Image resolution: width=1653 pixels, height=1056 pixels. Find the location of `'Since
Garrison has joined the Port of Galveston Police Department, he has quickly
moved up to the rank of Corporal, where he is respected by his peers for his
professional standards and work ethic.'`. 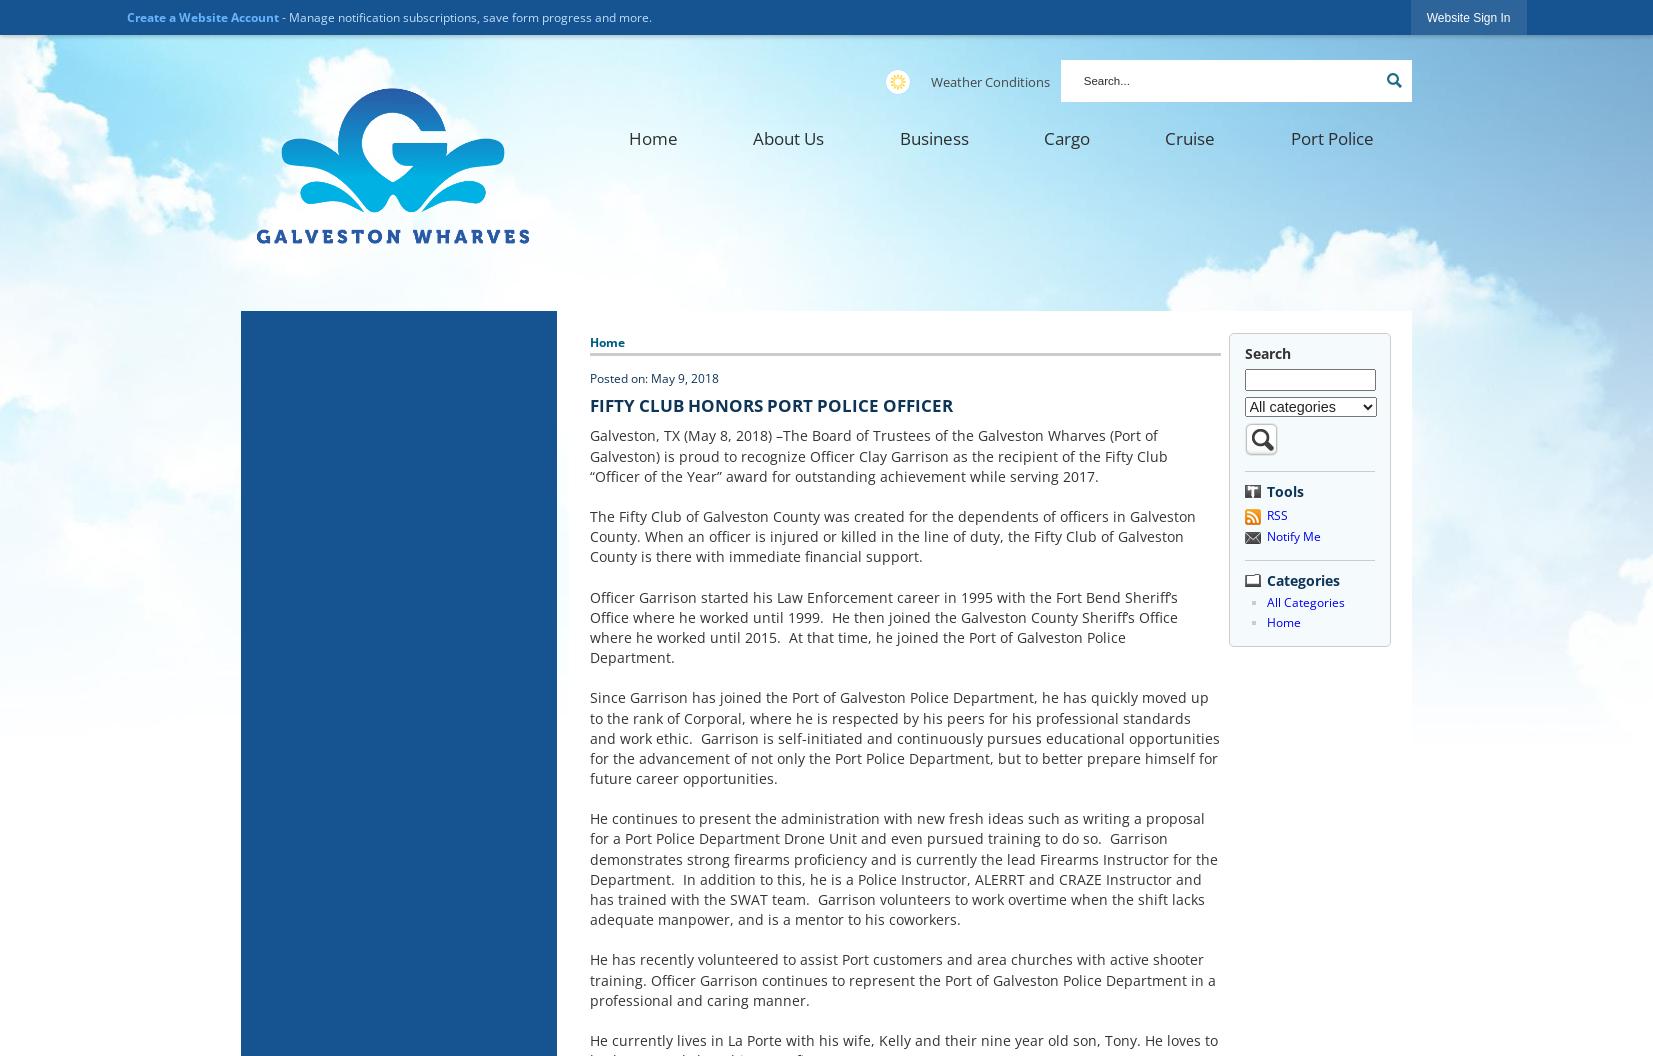

'Since
Garrison has joined the Port of Galveston Police Department, he has quickly
moved up to the rank of Corporal, where he is respected by his peers for his
professional standards and work ethic.' is located at coordinates (899, 717).